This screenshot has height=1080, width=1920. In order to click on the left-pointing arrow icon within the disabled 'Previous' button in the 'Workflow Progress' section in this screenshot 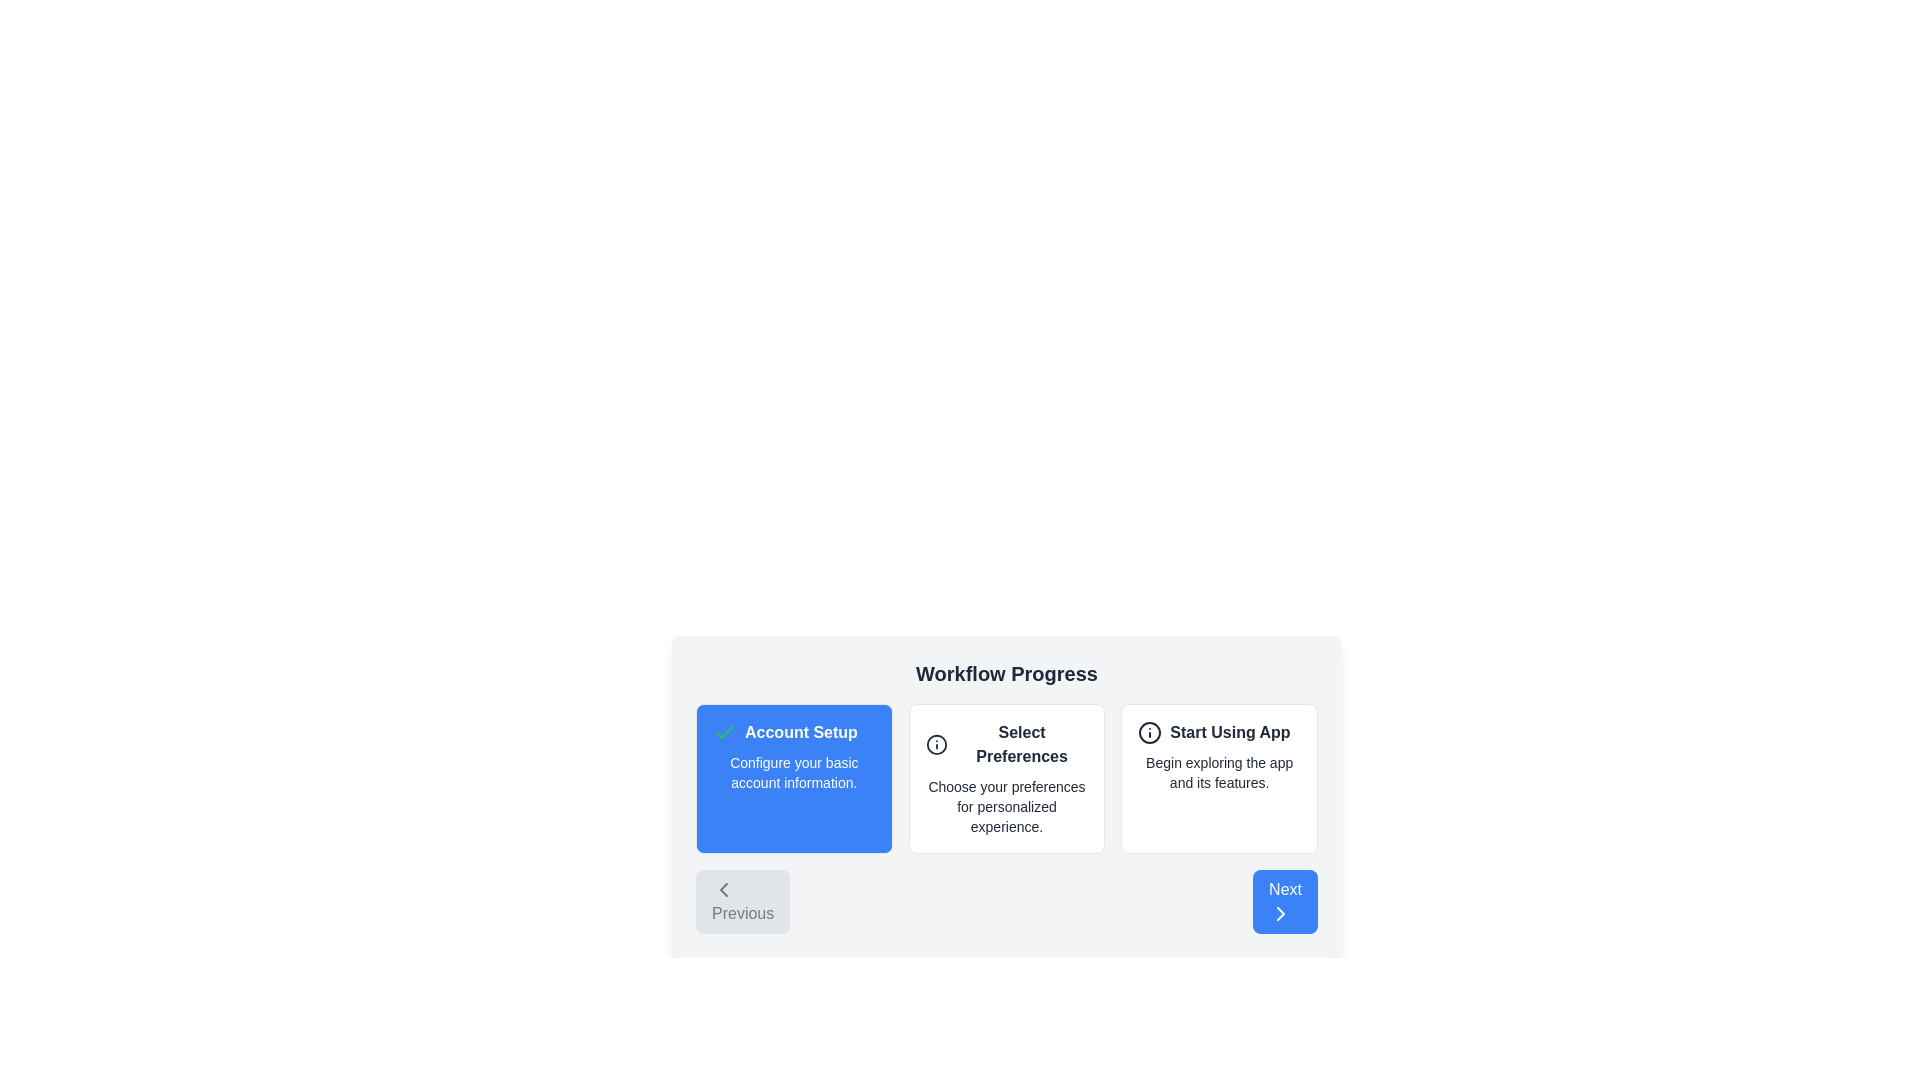, I will do `click(723, 889)`.